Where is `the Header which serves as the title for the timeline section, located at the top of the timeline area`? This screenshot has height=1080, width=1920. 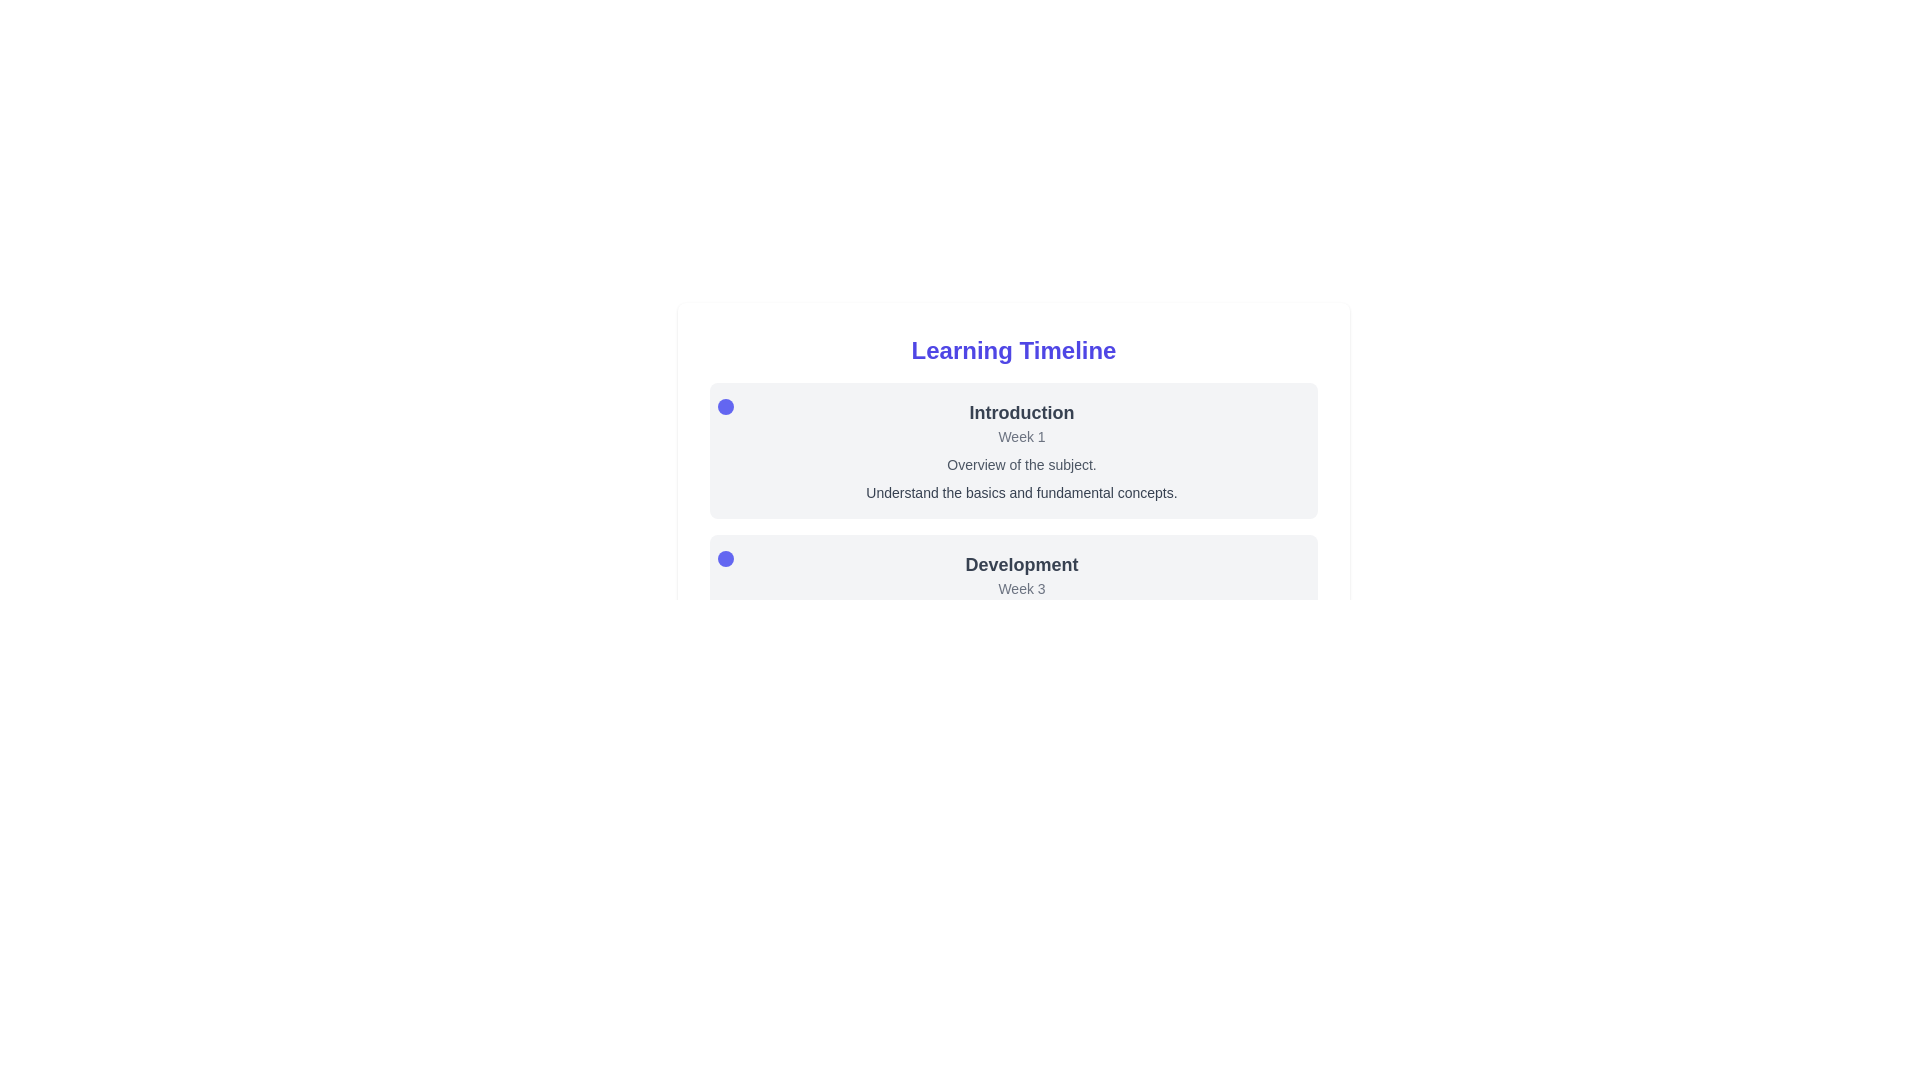 the Header which serves as the title for the timeline section, located at the top of the timeline area is located at coordinates (1013, 350).